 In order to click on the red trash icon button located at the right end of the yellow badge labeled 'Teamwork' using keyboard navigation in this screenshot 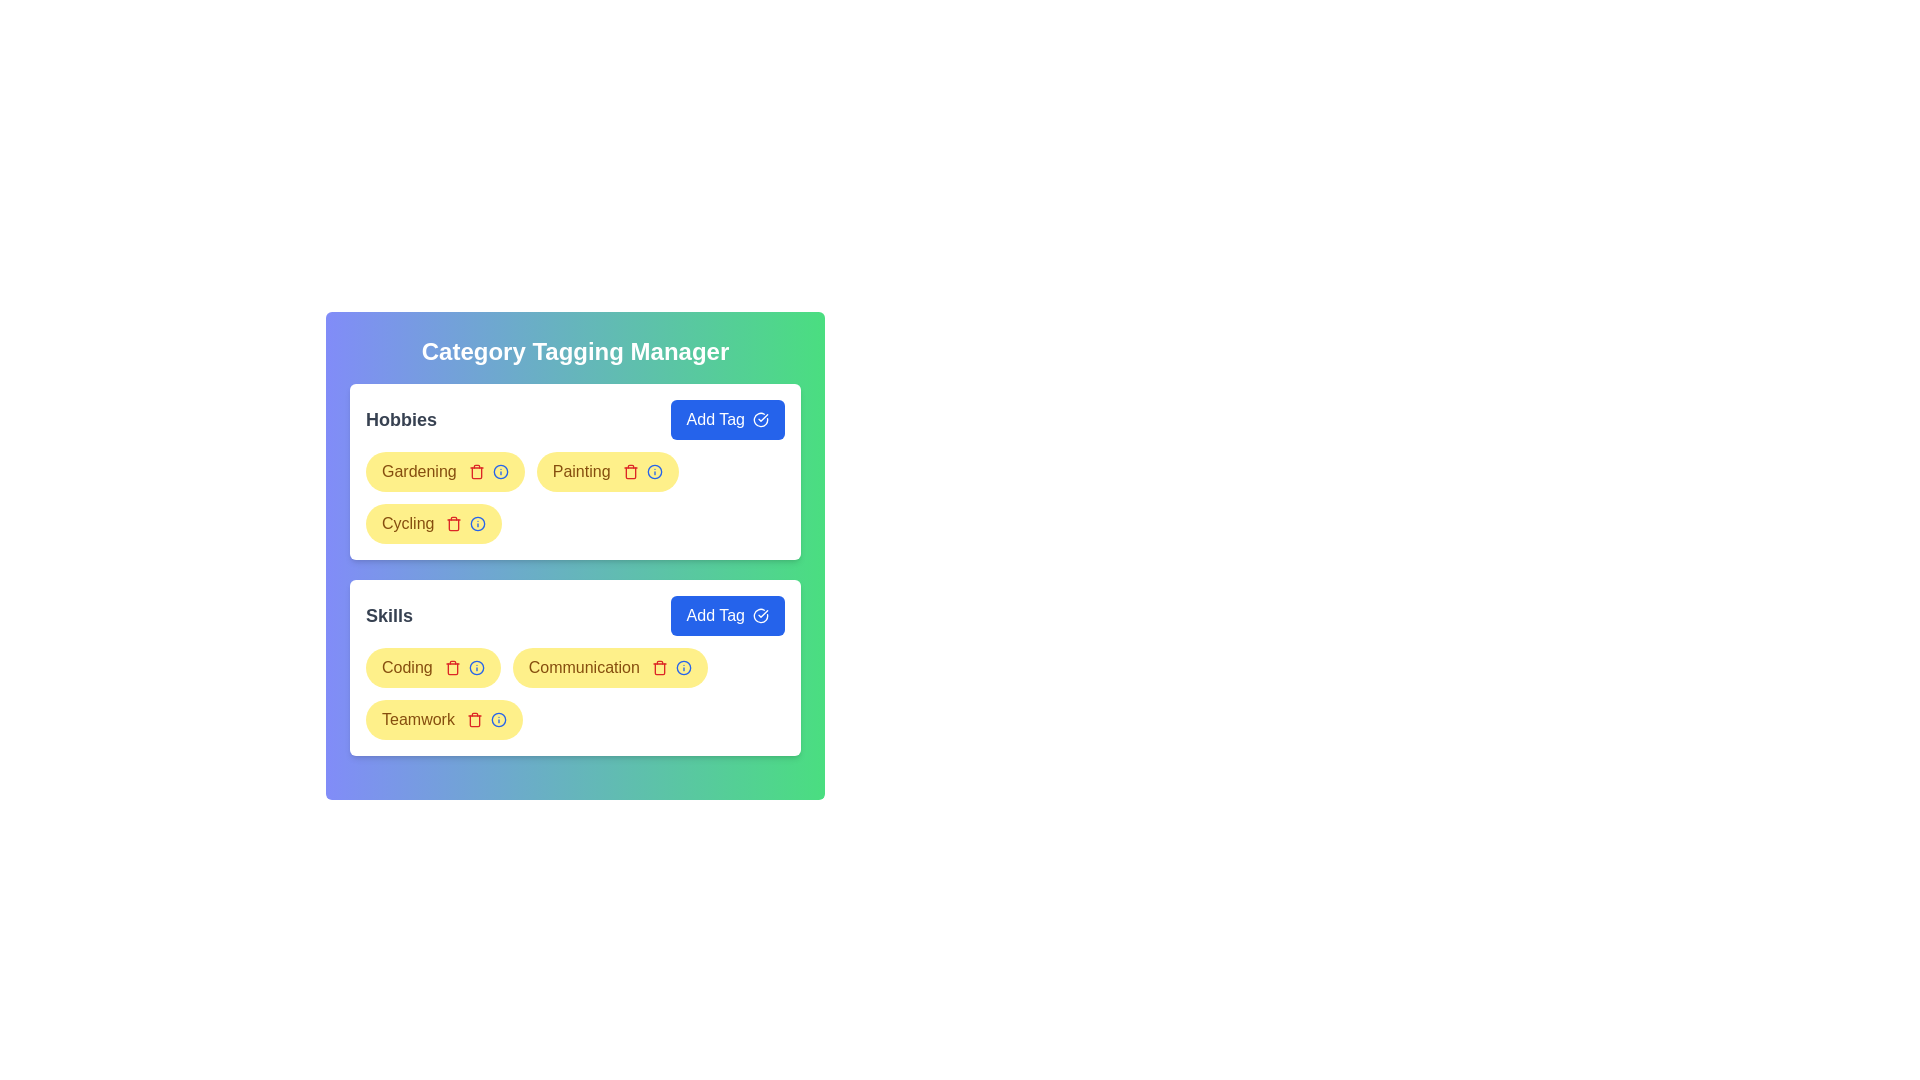, I will do `click(473, 720)`.